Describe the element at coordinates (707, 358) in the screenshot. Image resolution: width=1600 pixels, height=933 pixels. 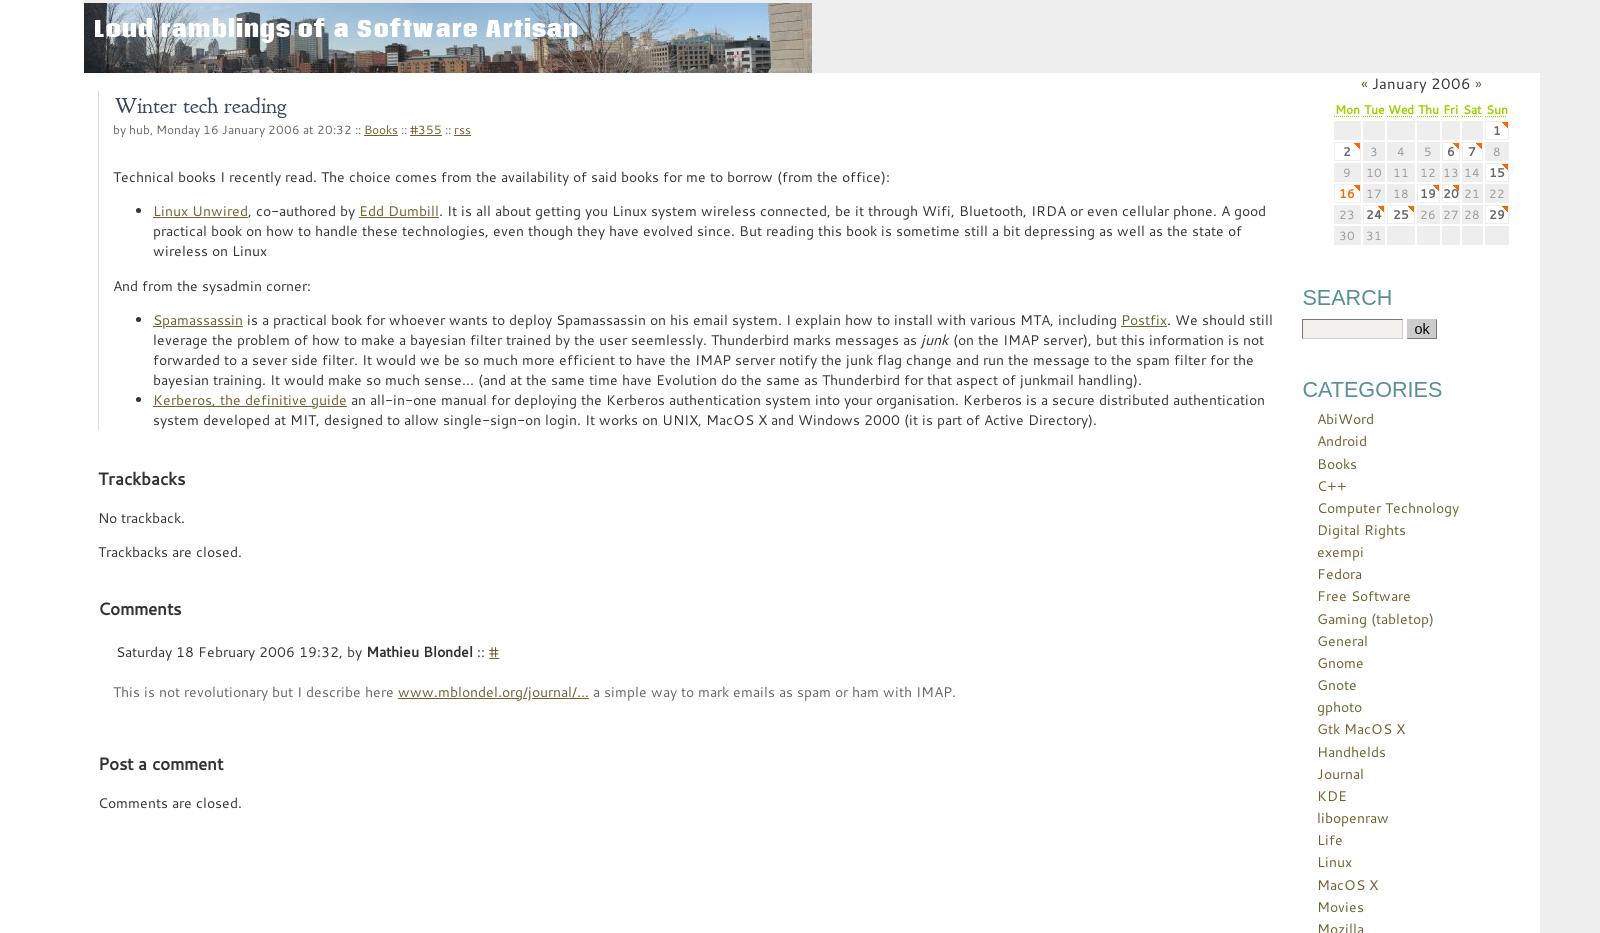
I see `'(on the IMAP server), but this information is not forwarded to a sever side filter. It would we be so much more efficient to have the IMAP server notify the junk flag change and run the message to the spam filter for the bayesian training. It would make so much sense... (and at the same time have Evolution do the same as Thunderbird for that aspect of junkmail handling).'` at that location.